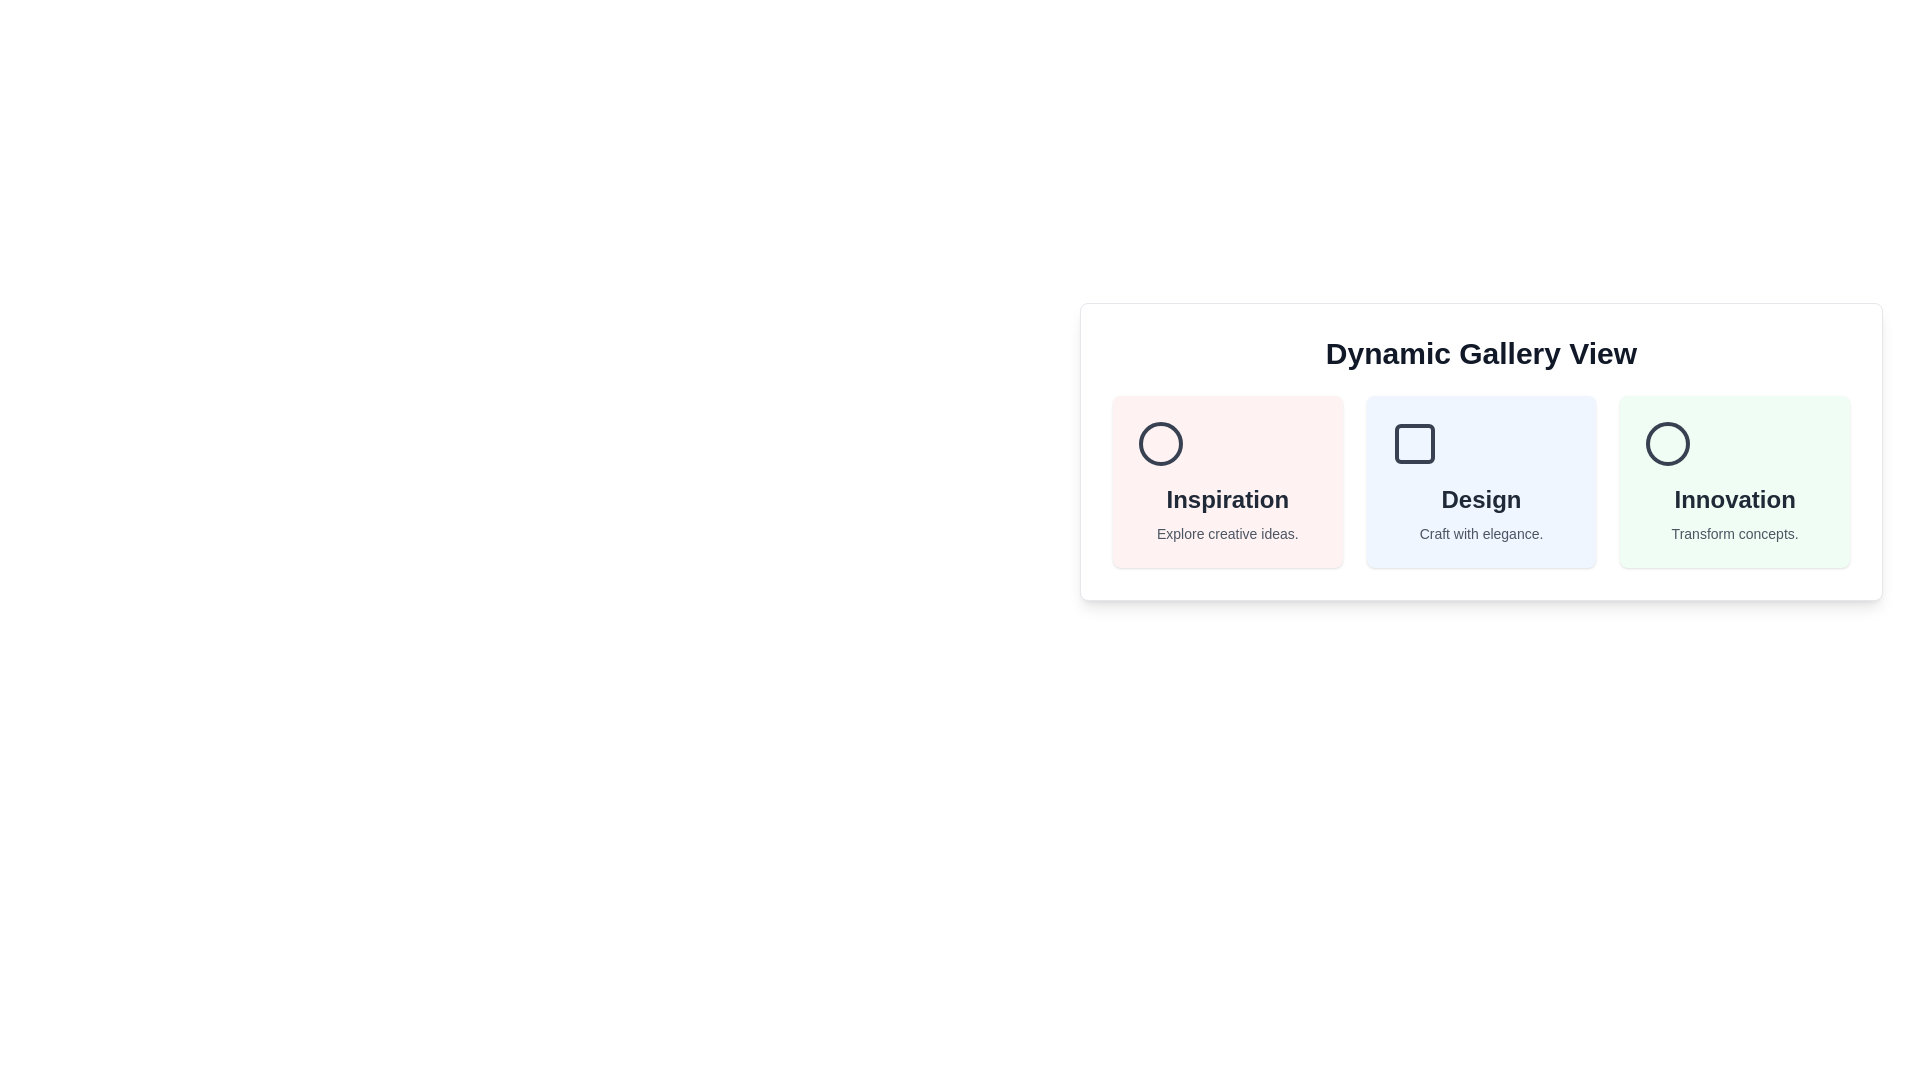 The image size is (1920, 1080). Describe the element at coordinates (1413, 442) in the screenshot. I see `the decorative graphic located in the 'Design' section, which serves as a visual differentiation or branding element` at that location.